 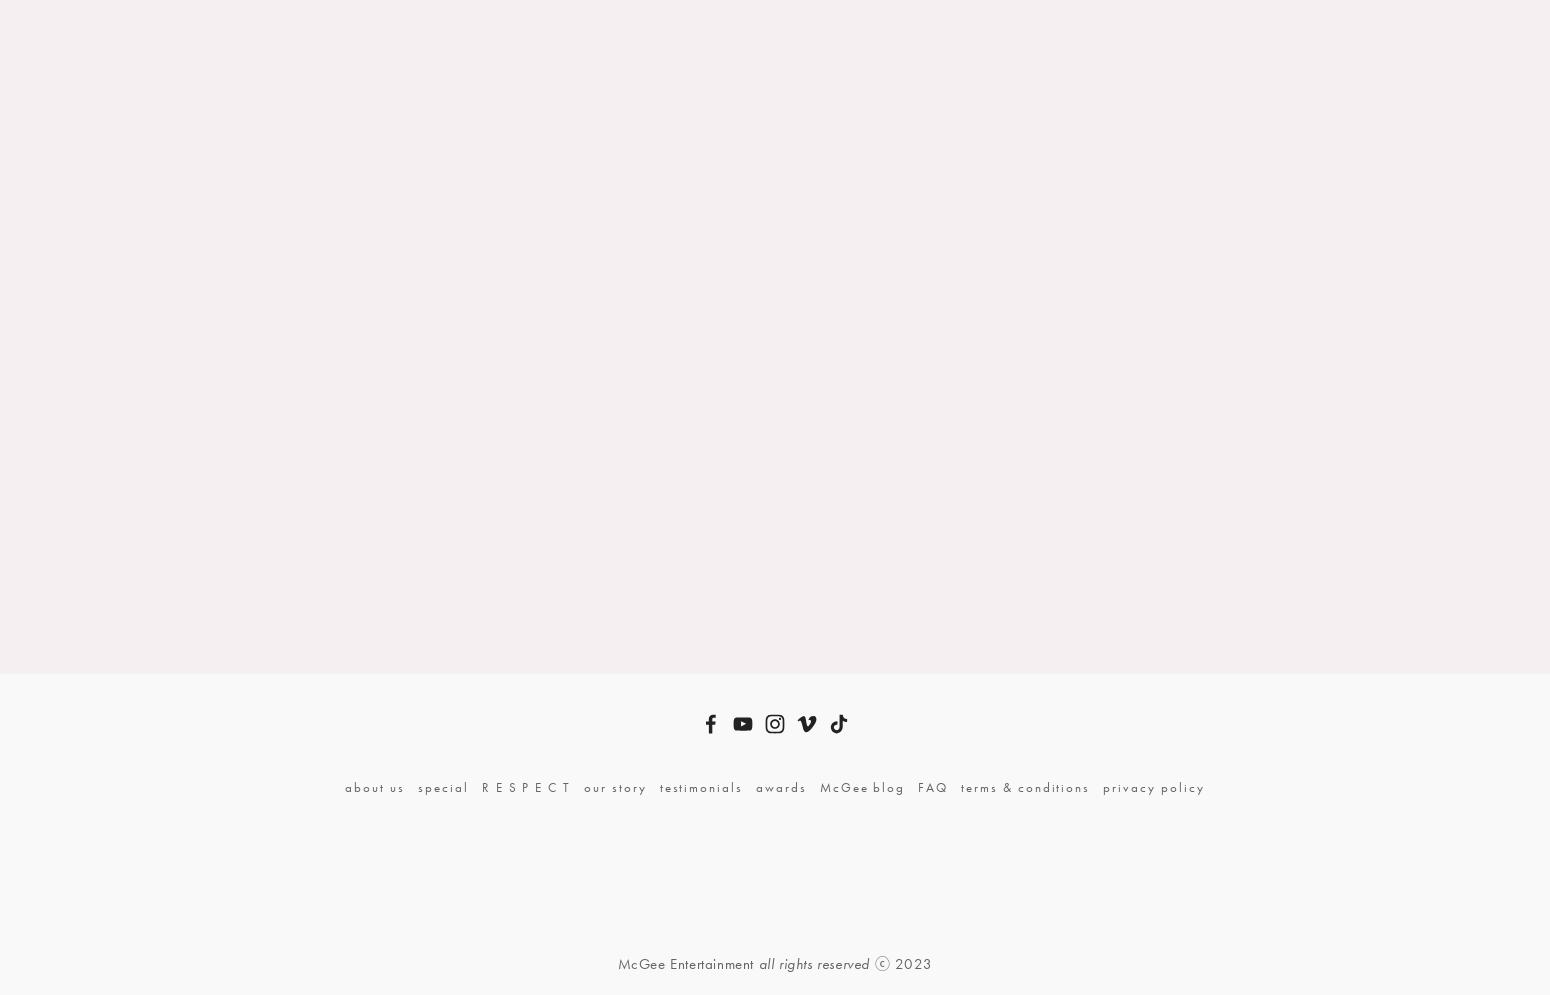 I want to click on 'ⓒ 2023', so click(x=901, y=962).